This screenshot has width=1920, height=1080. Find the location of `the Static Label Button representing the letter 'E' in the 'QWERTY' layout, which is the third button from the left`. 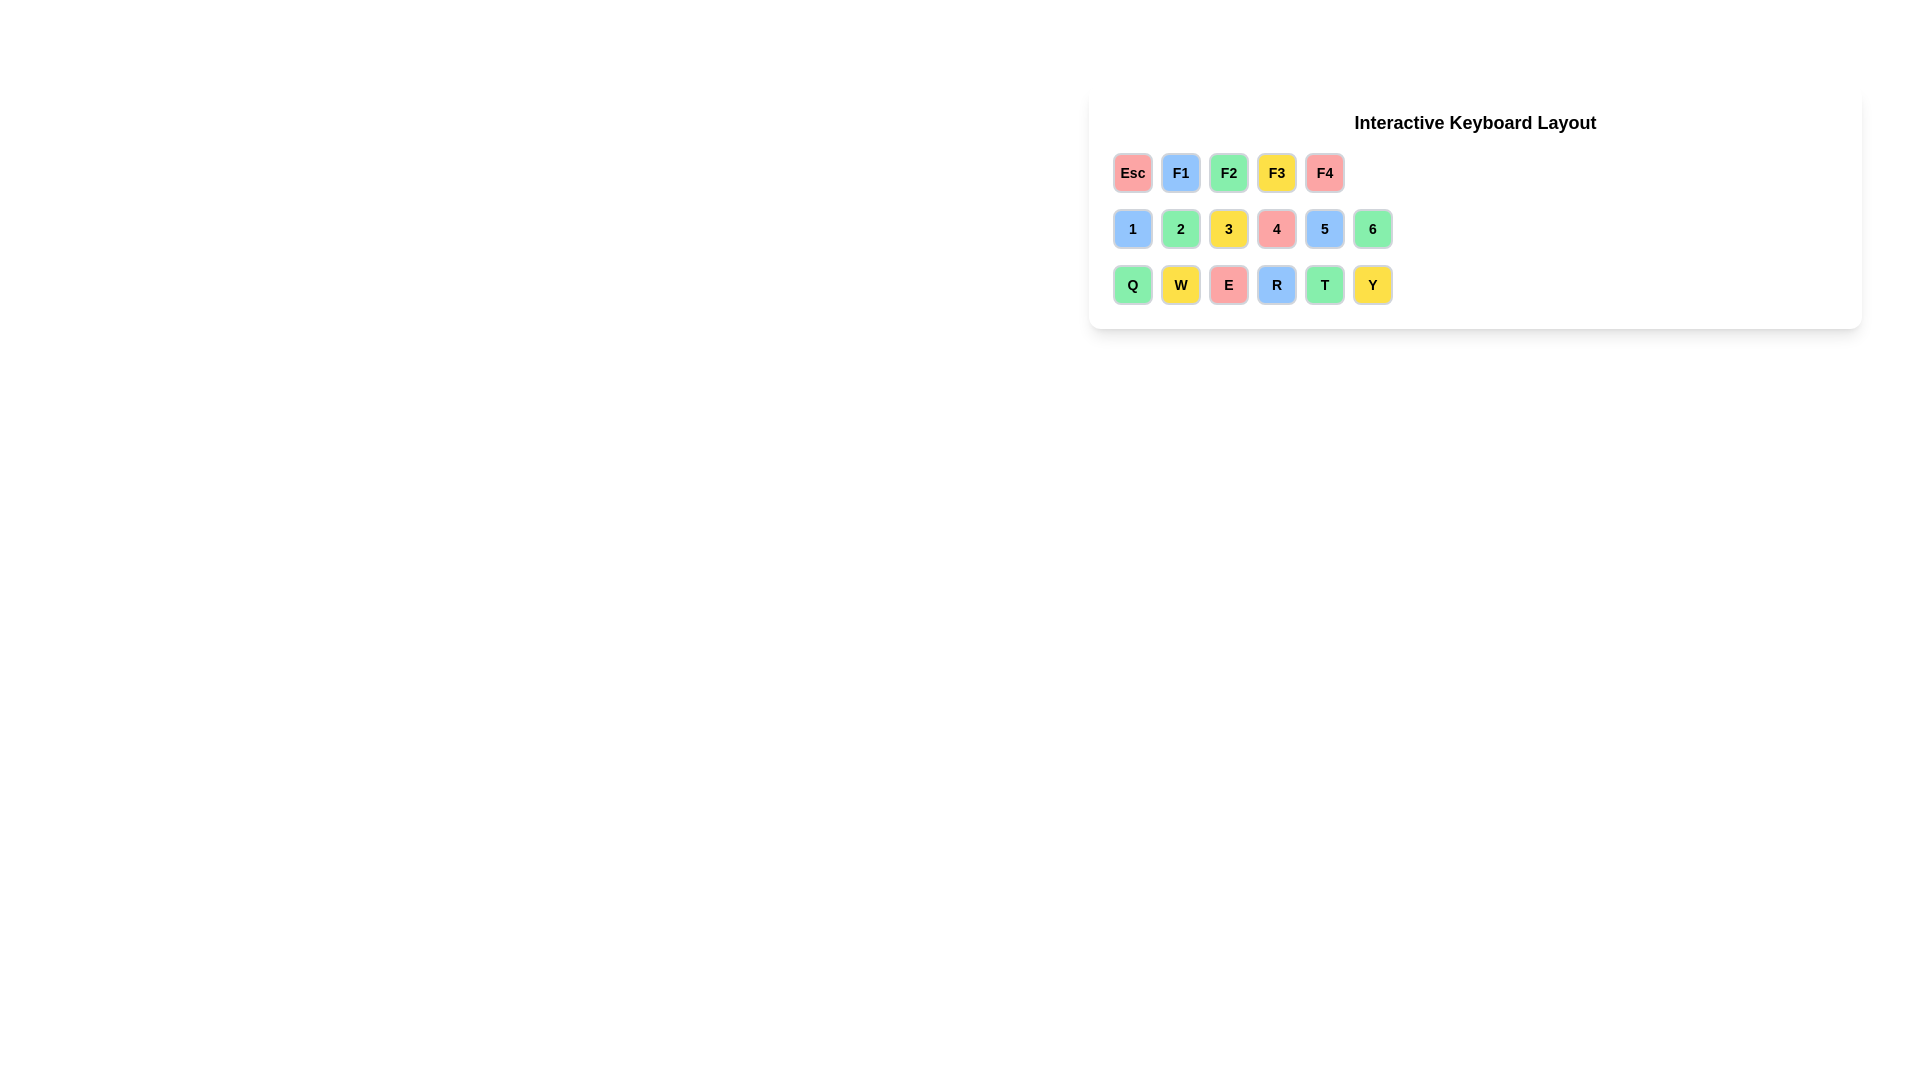

the Static Label Button representing the letter 'E' in the 'QWERTY' layout, which is the third button from the left is located at coordinates (1227, 285).